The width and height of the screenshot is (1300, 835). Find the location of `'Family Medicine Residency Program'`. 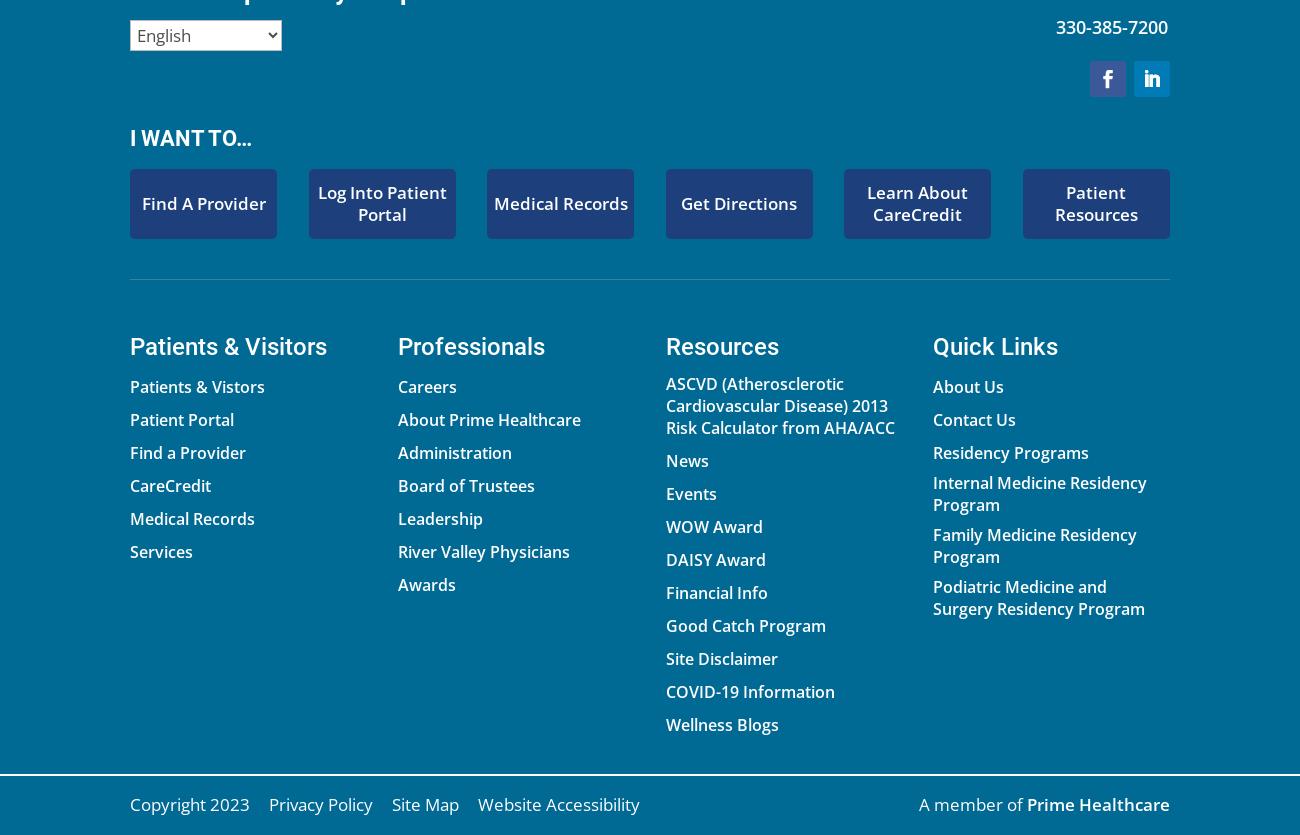

'Family Medicine Residency Program' is located at coordinates (933, 546).